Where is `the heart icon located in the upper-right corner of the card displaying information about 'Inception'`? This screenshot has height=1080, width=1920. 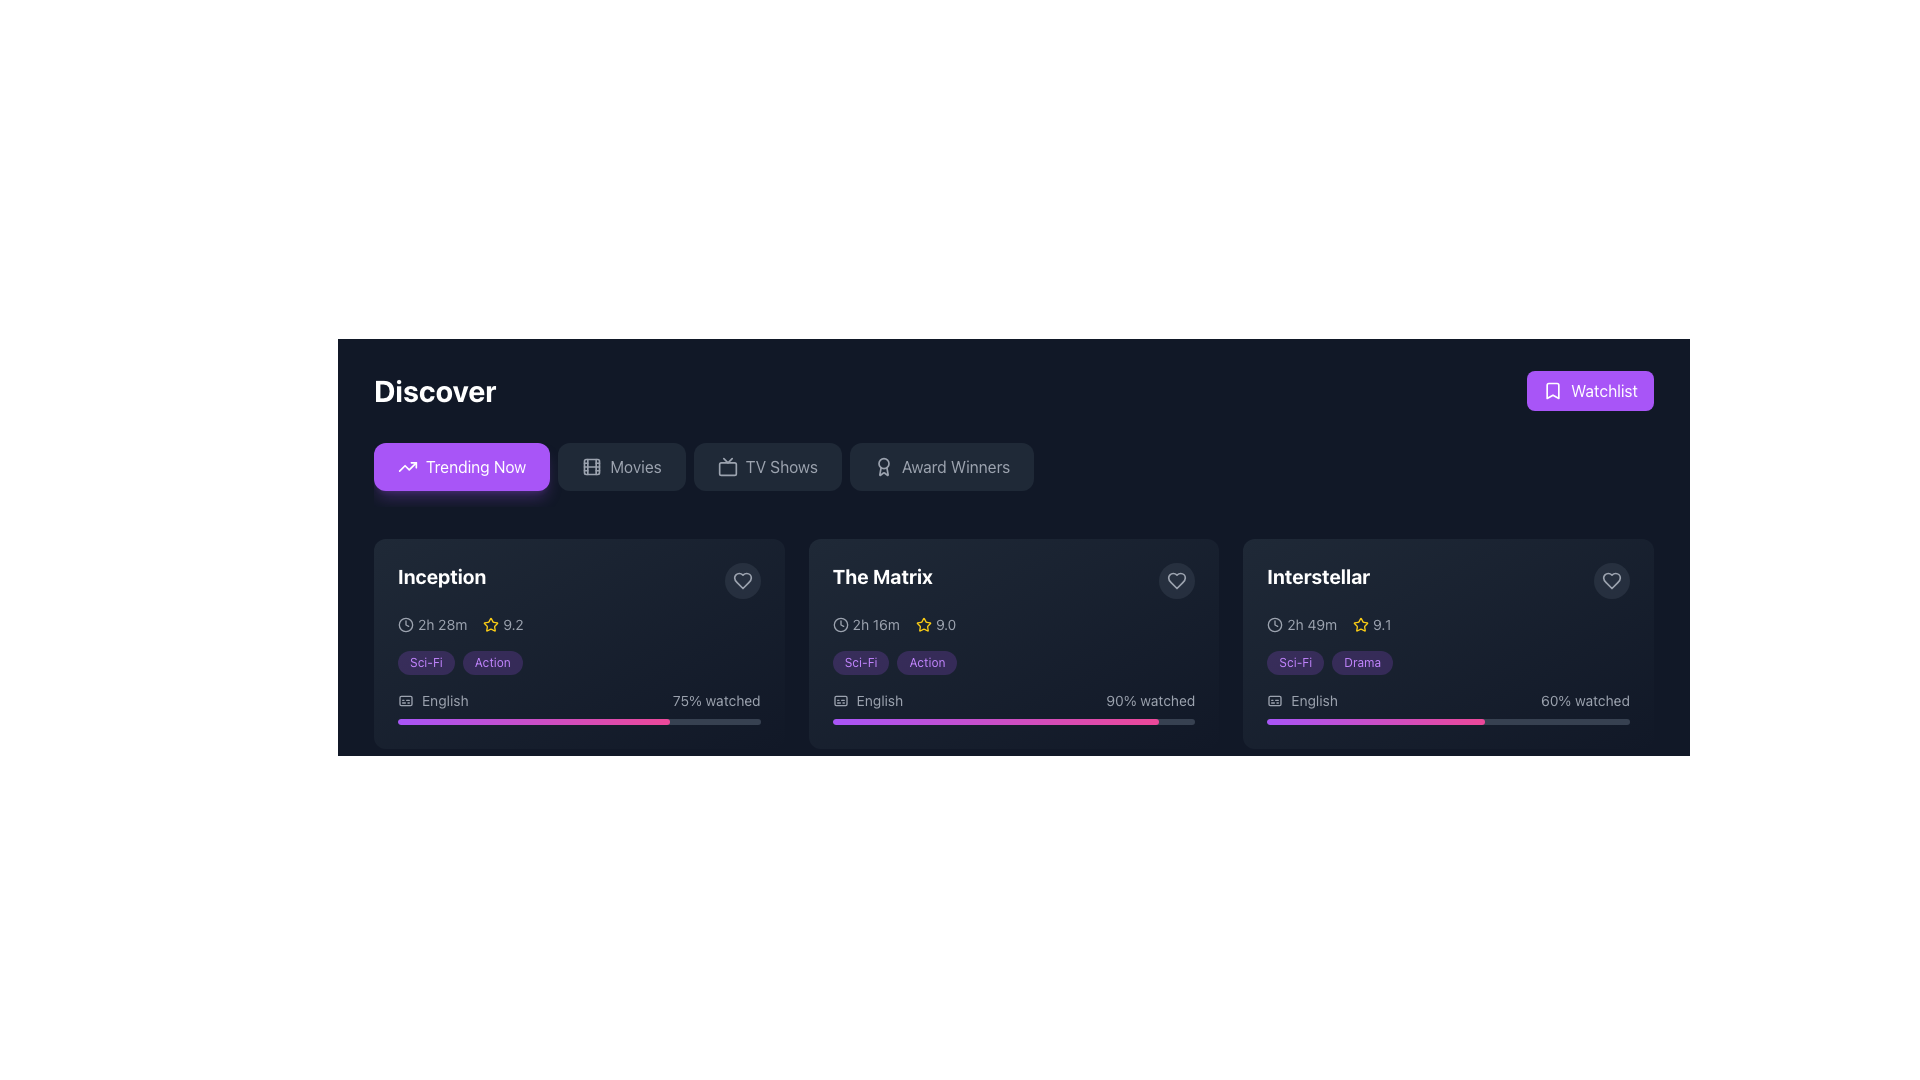 the heart icon located in the upper-right corner of the card displaying information about 'Inception' is located at coordinates (741, 581).